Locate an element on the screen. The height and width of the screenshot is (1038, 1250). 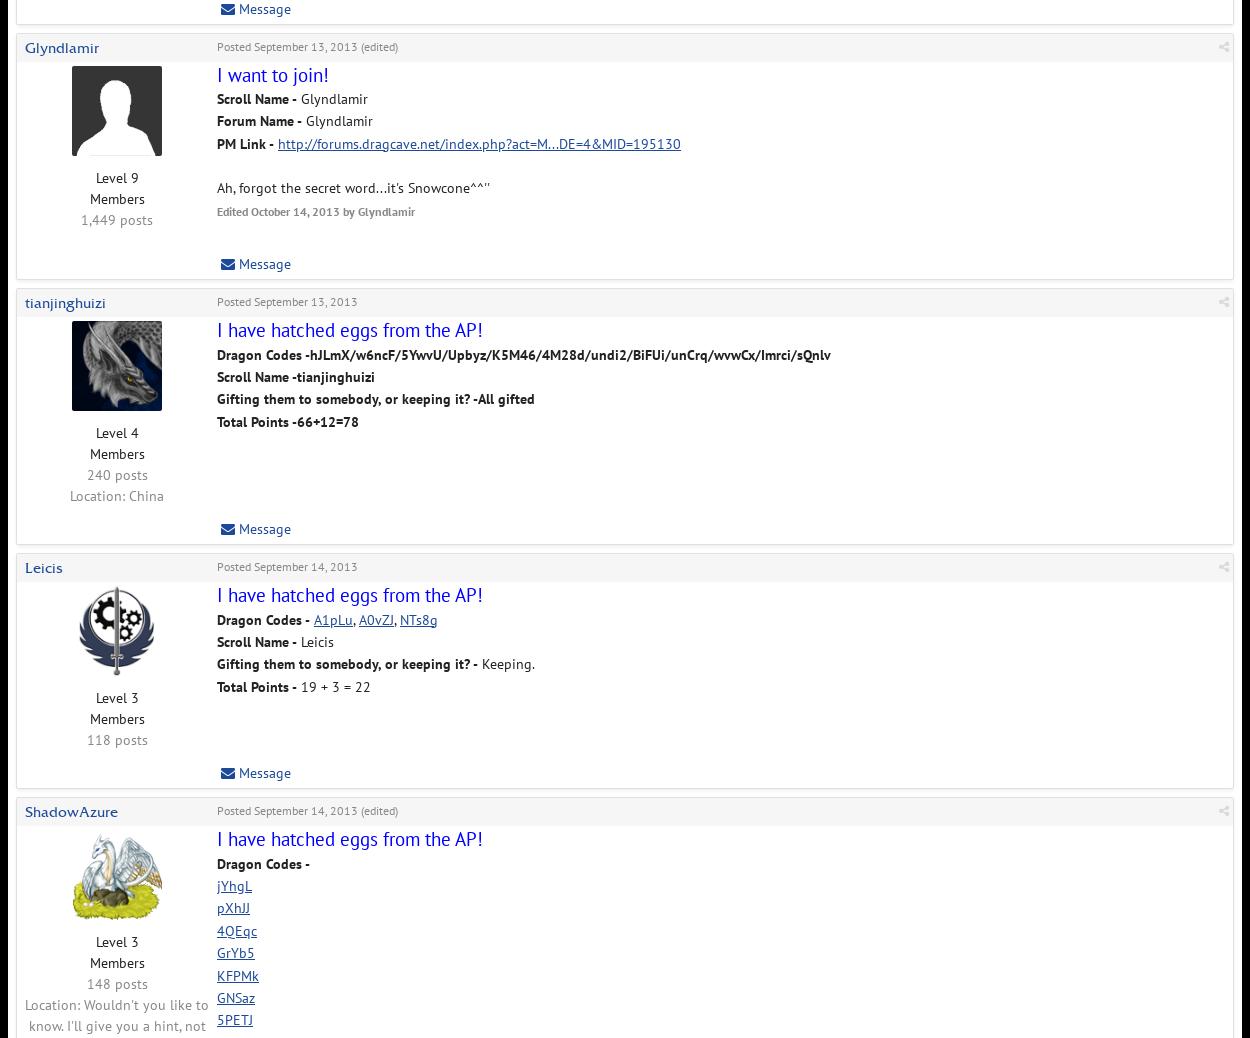
'I want to join!' is located at coordinates (273, 73).